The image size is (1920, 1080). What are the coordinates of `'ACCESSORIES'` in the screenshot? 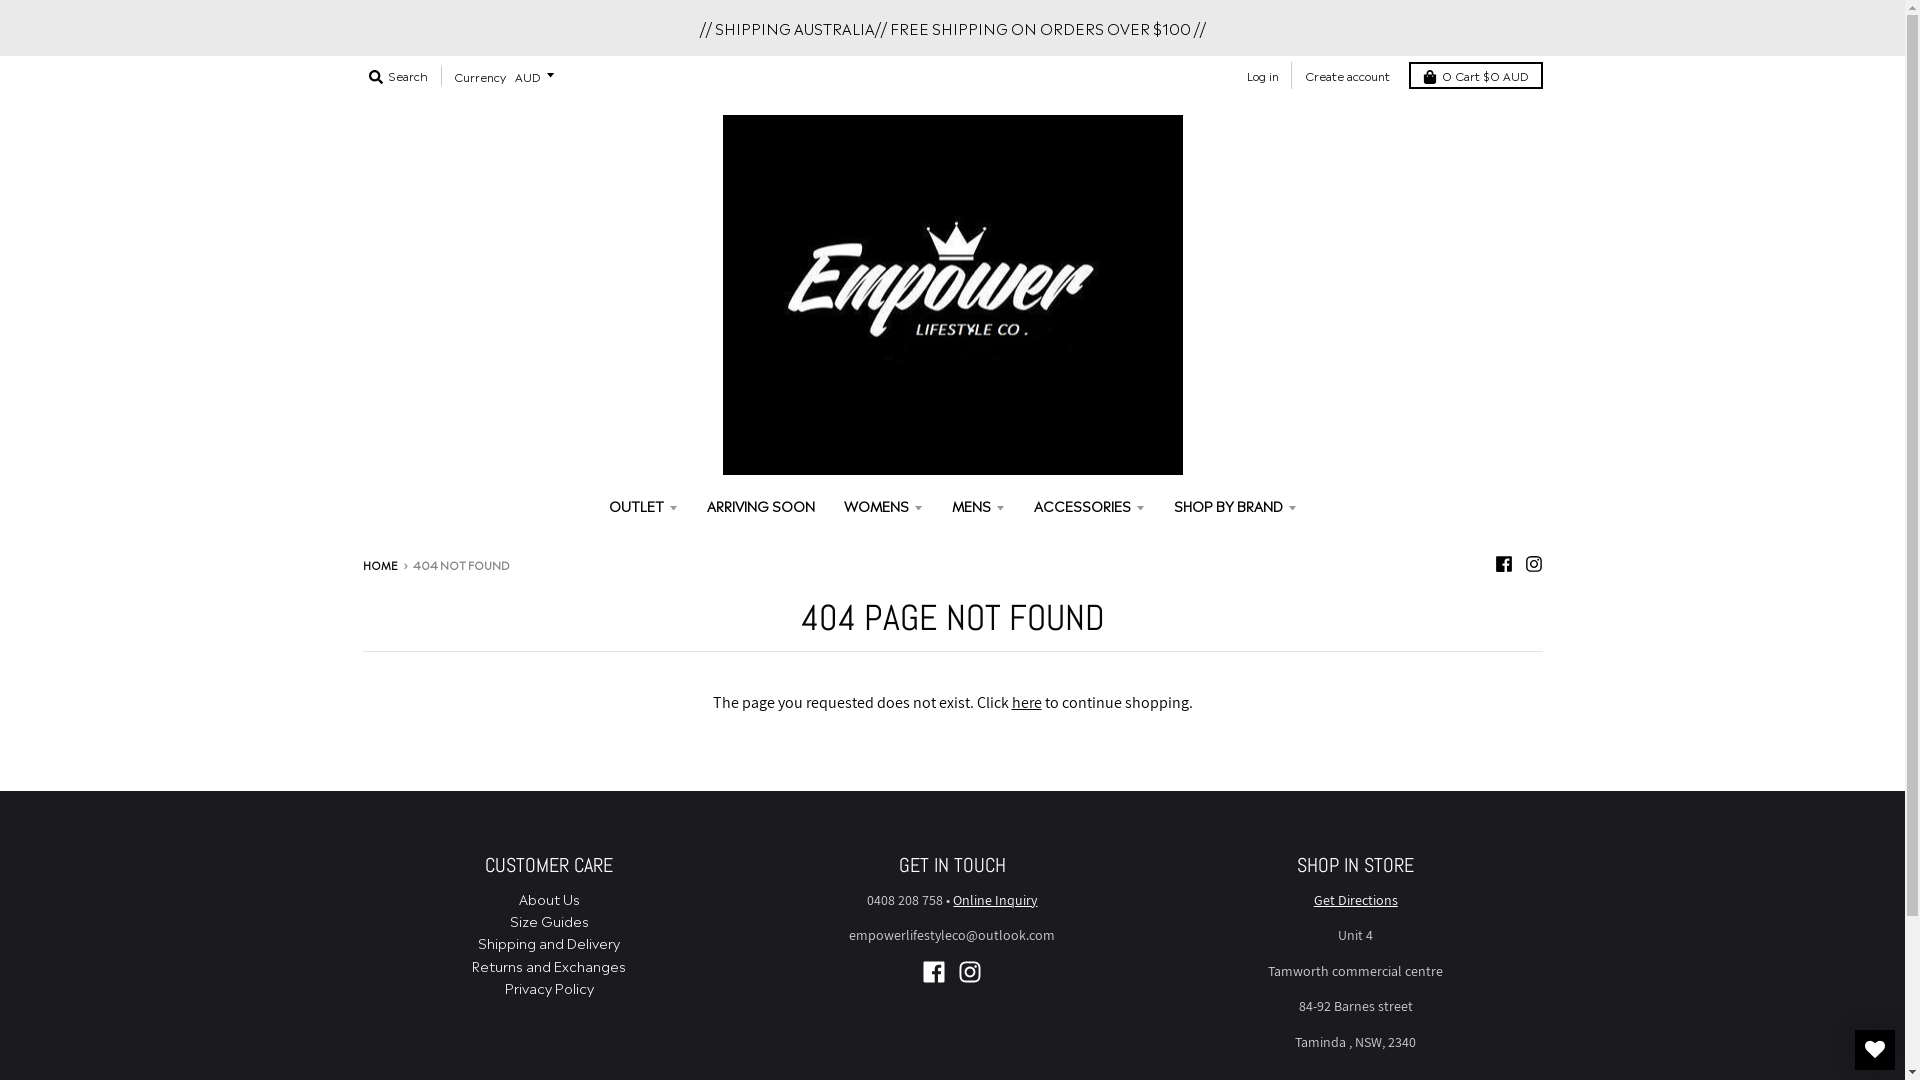 It's located at (1019, 504).